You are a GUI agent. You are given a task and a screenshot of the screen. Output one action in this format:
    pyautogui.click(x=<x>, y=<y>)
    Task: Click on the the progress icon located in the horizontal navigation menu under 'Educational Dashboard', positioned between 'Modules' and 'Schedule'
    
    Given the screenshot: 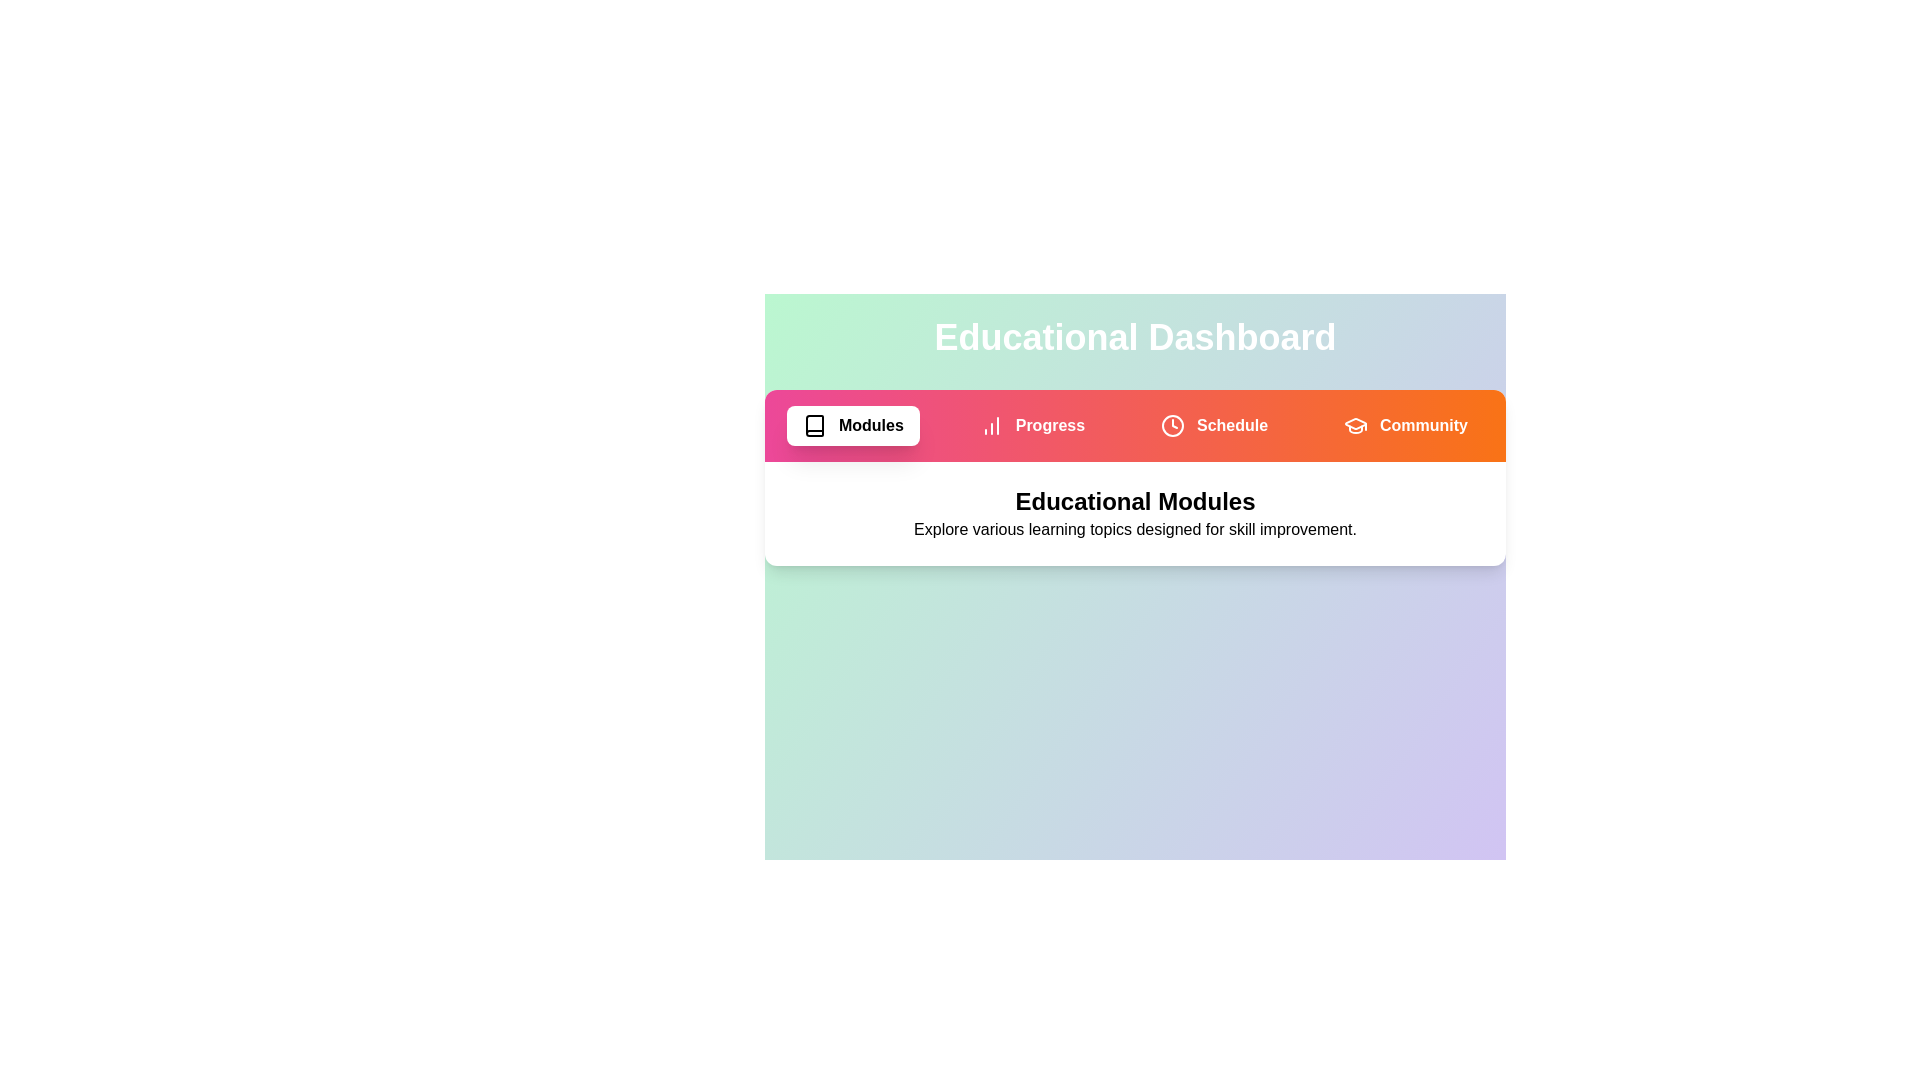 What is the action you would take?
    pyautogui.click(x=991, y=424)
    